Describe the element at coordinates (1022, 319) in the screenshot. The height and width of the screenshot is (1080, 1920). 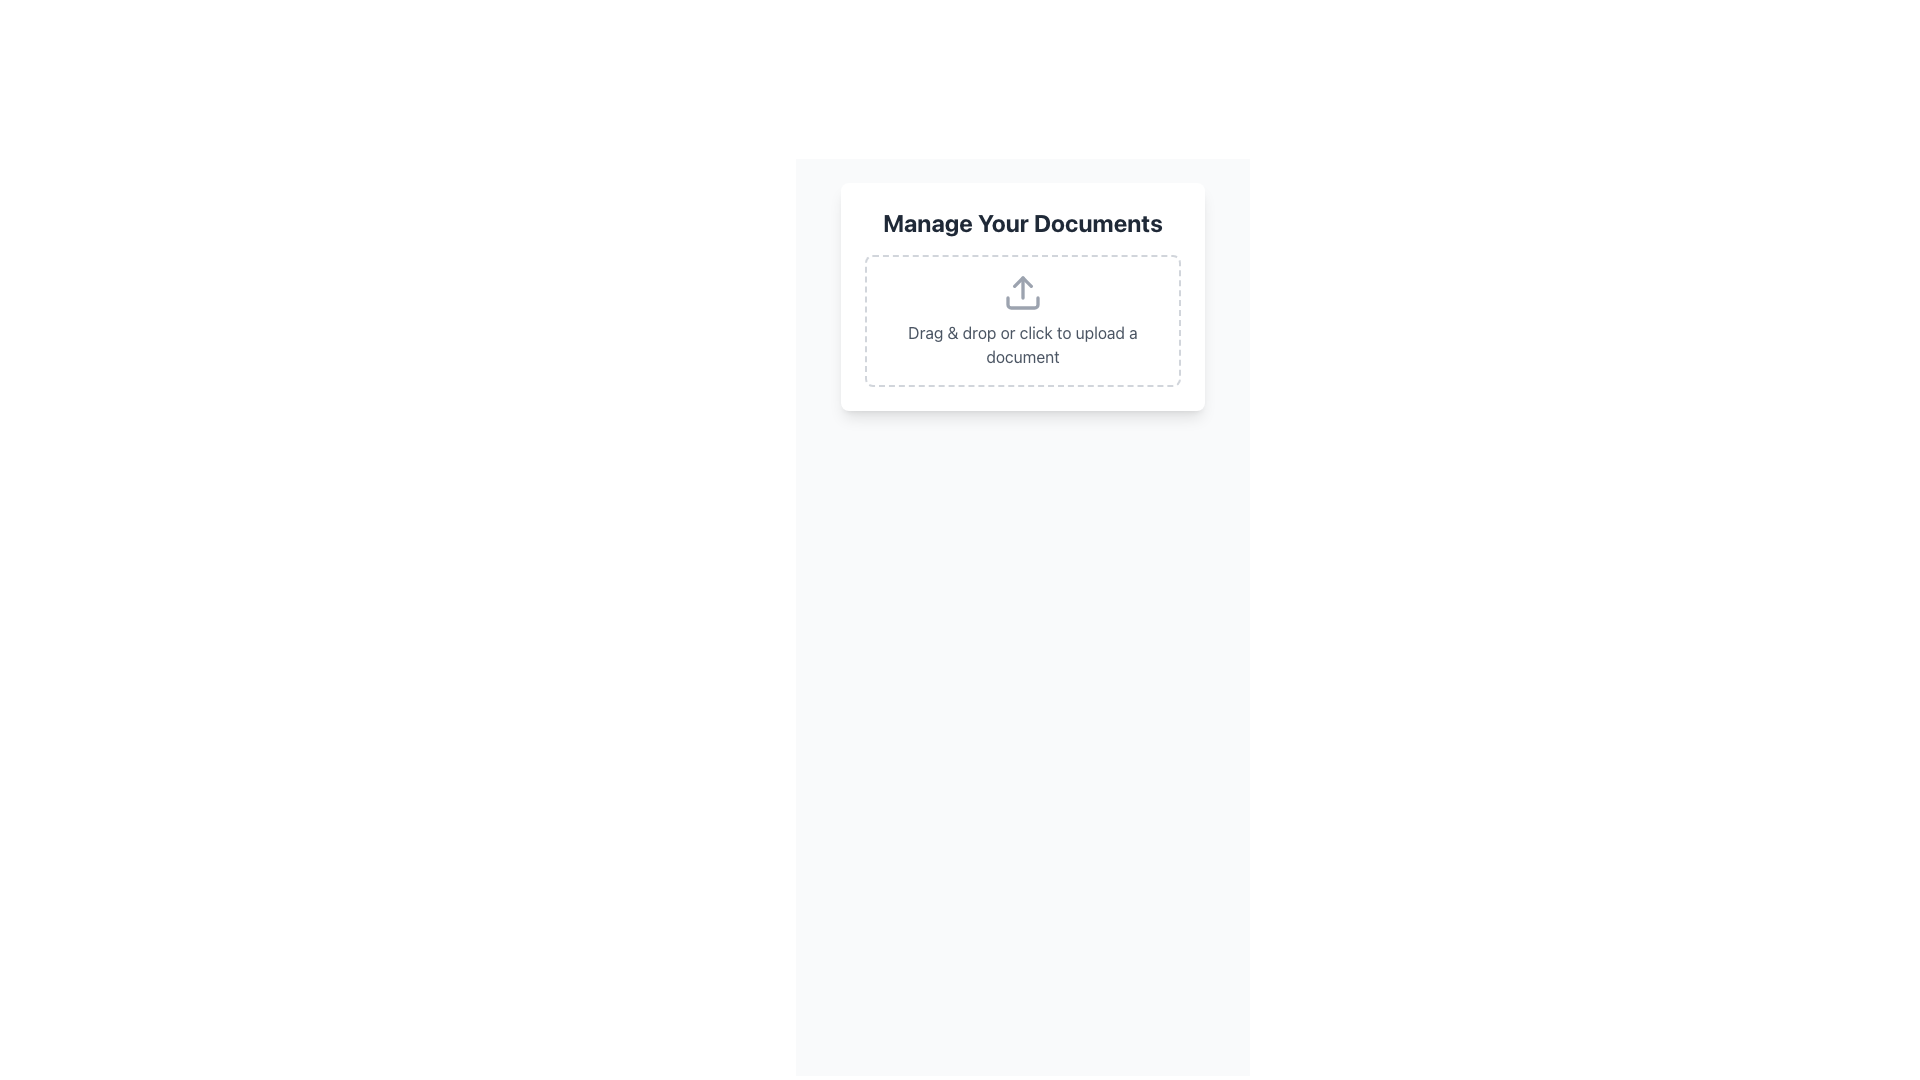
I see `the File Upload Area by using tab navigation` at that location.